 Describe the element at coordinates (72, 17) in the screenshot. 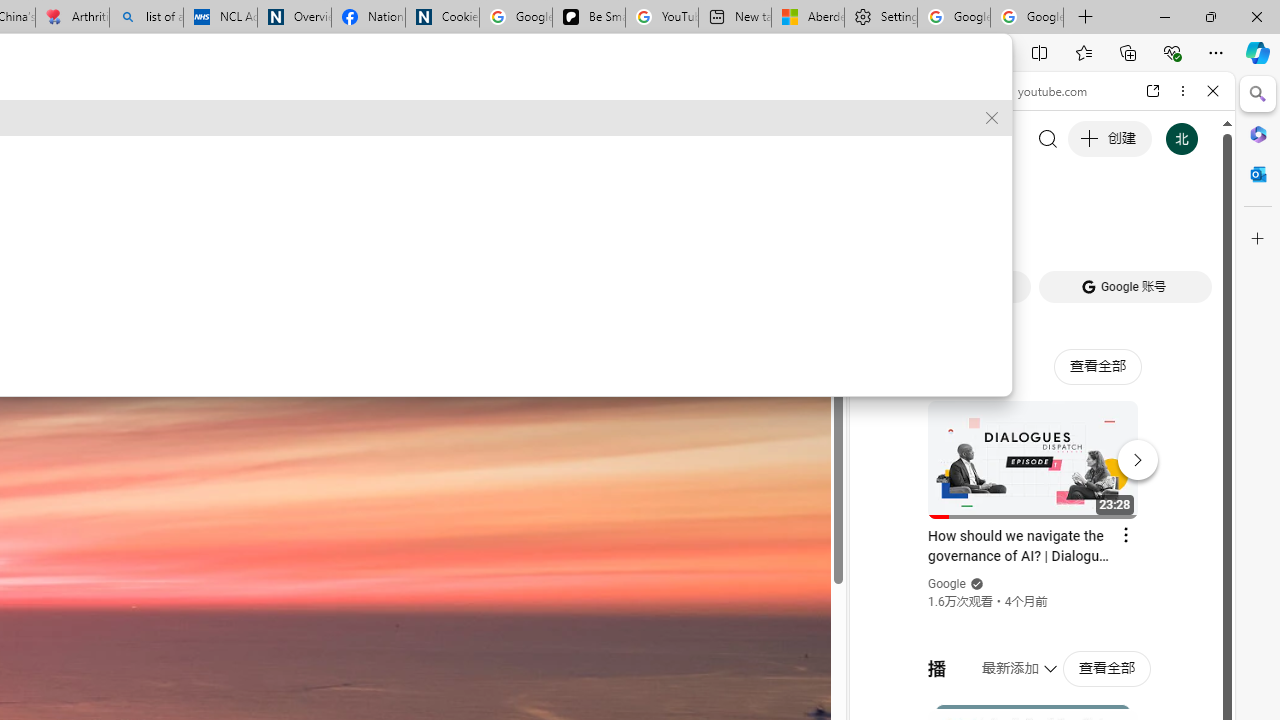

I see `'Arthritis: Ask Health Professionals'` at that location.